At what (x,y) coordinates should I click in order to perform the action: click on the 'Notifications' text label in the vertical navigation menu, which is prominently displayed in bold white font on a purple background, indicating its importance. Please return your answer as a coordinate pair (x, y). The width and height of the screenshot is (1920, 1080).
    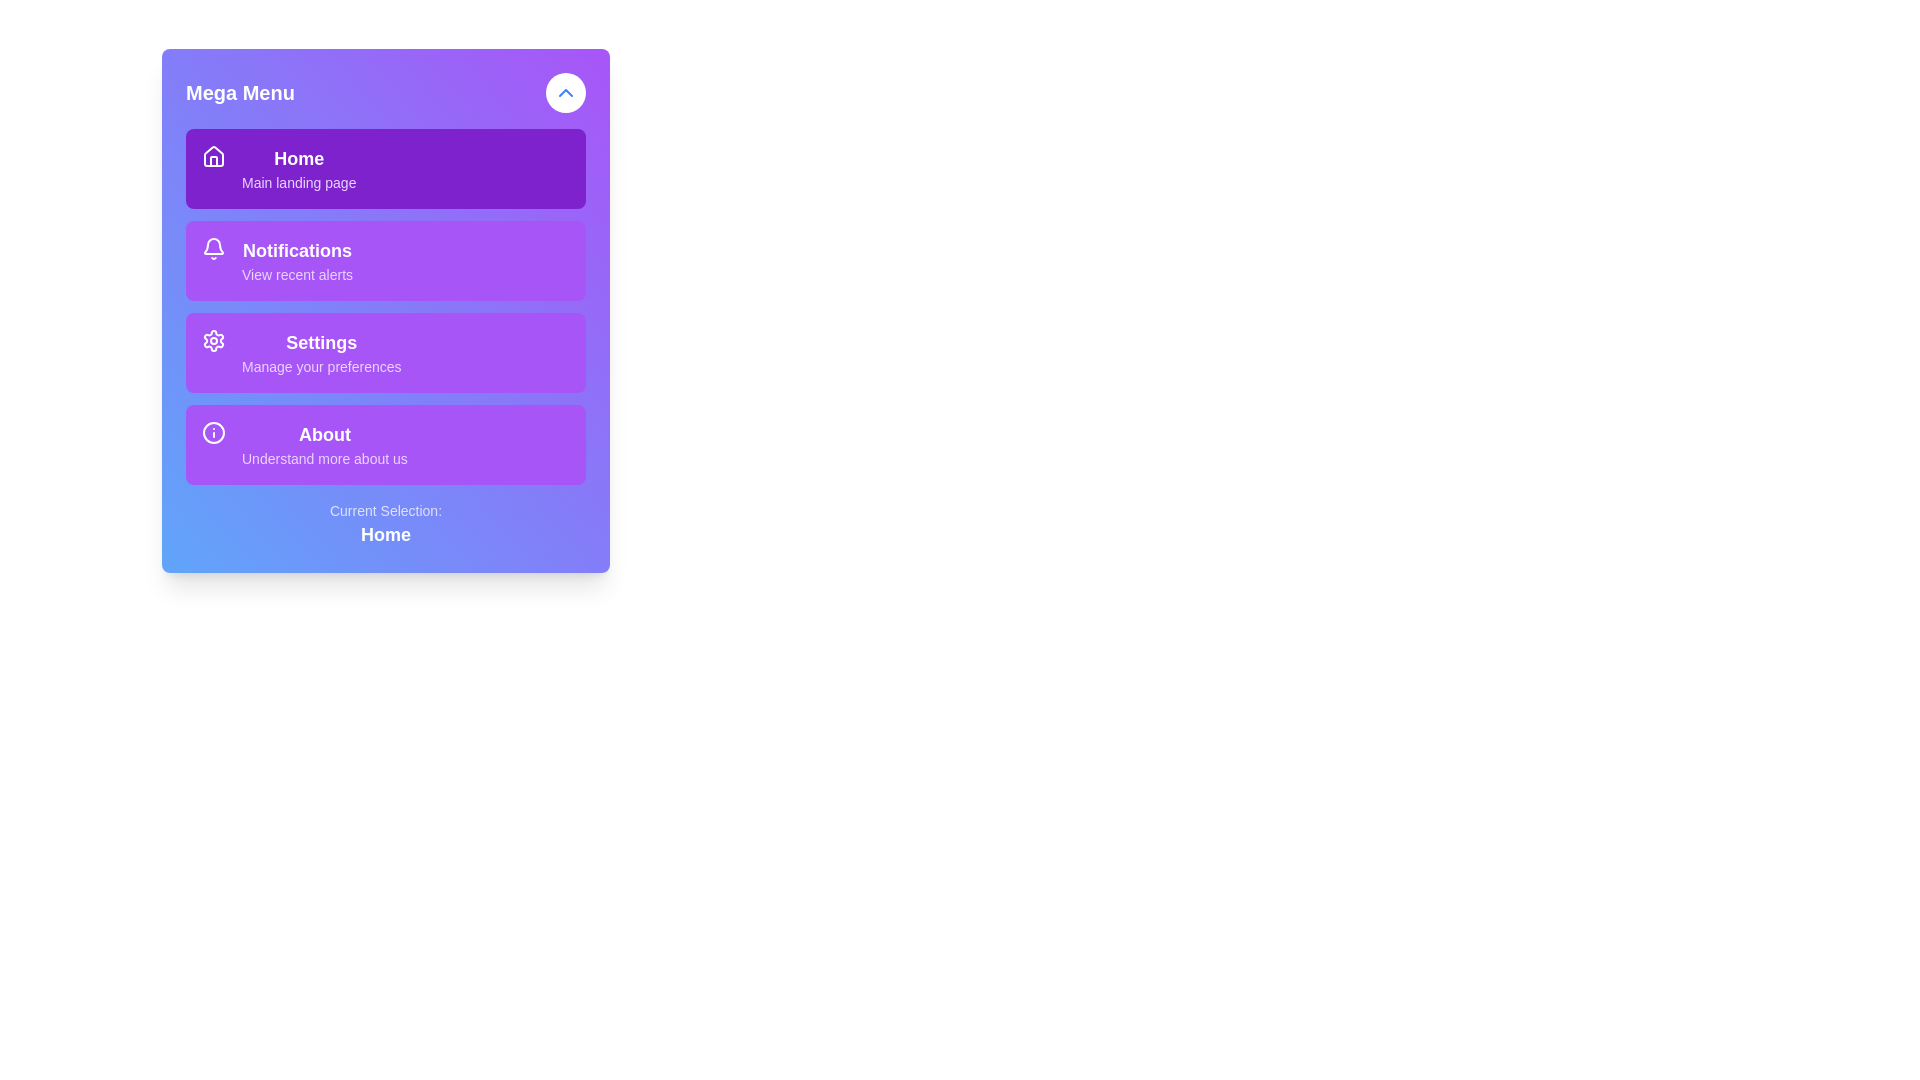
    Looking at the image, I should click on (296, 249).